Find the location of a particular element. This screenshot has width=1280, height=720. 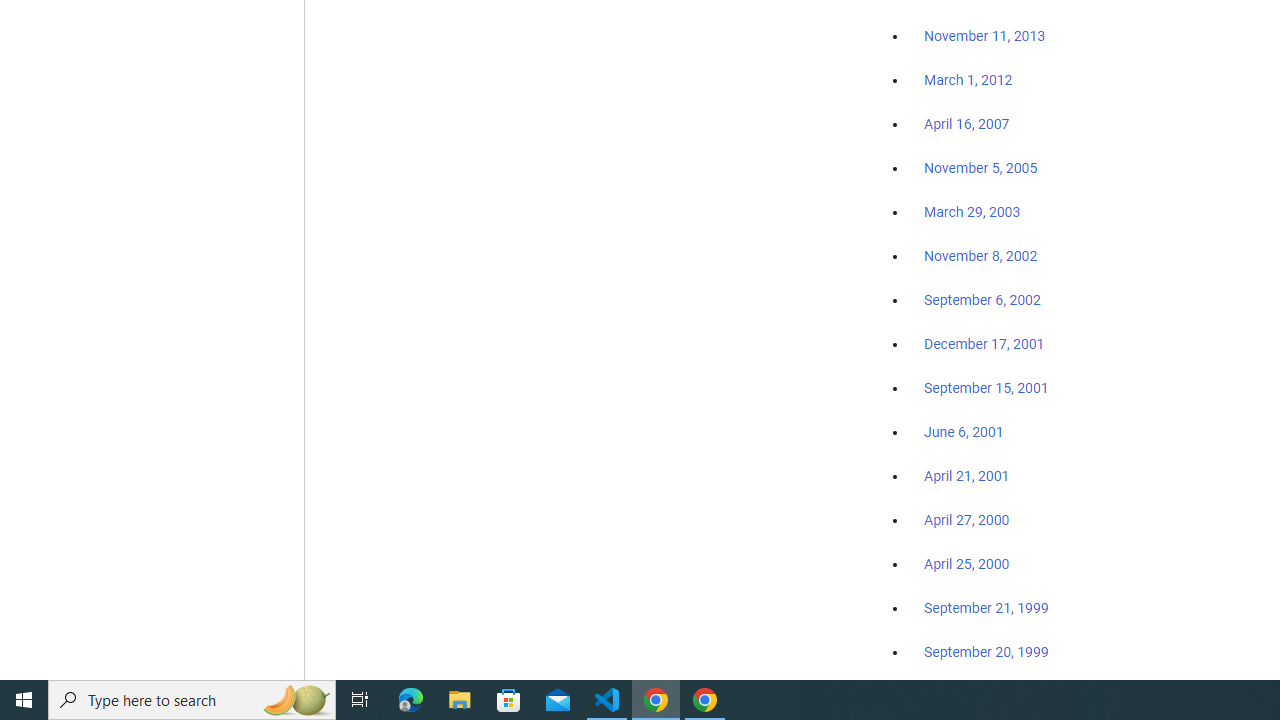

'November 5, 2005' is located at coordinates (981, 167).